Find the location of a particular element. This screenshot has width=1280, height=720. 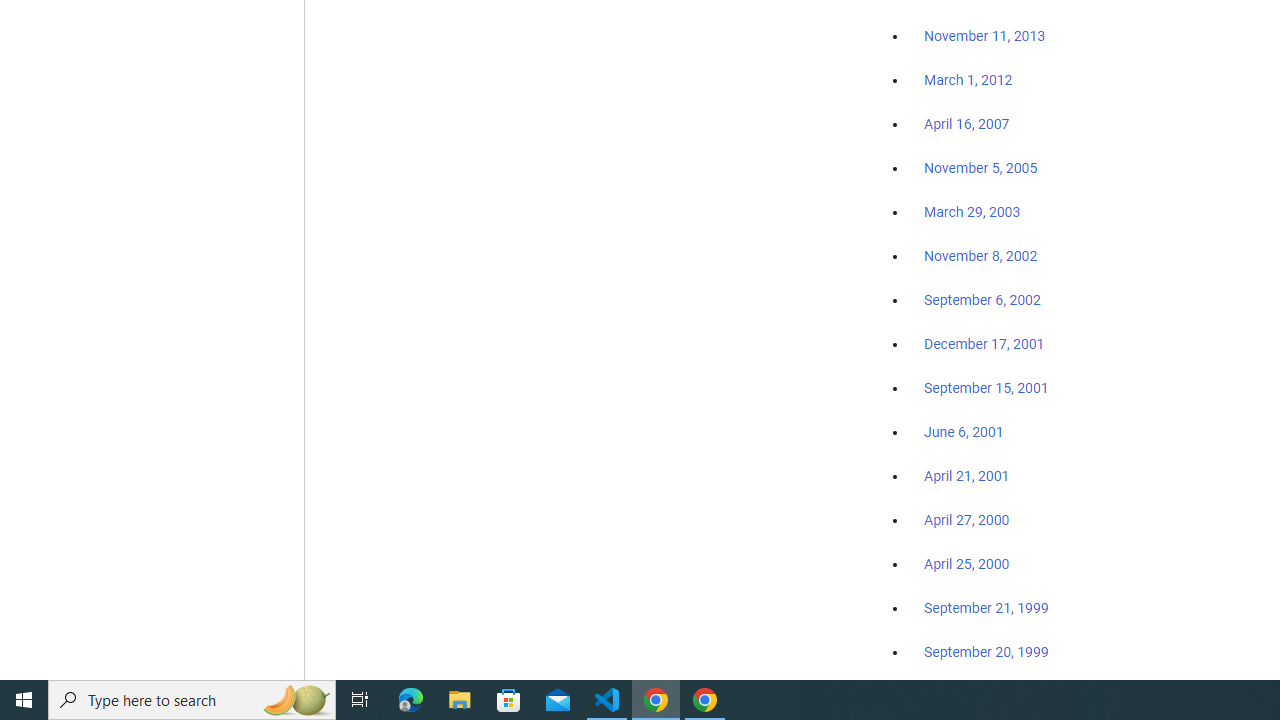

'November 5, 2005' is located at coordinates (981, 167).